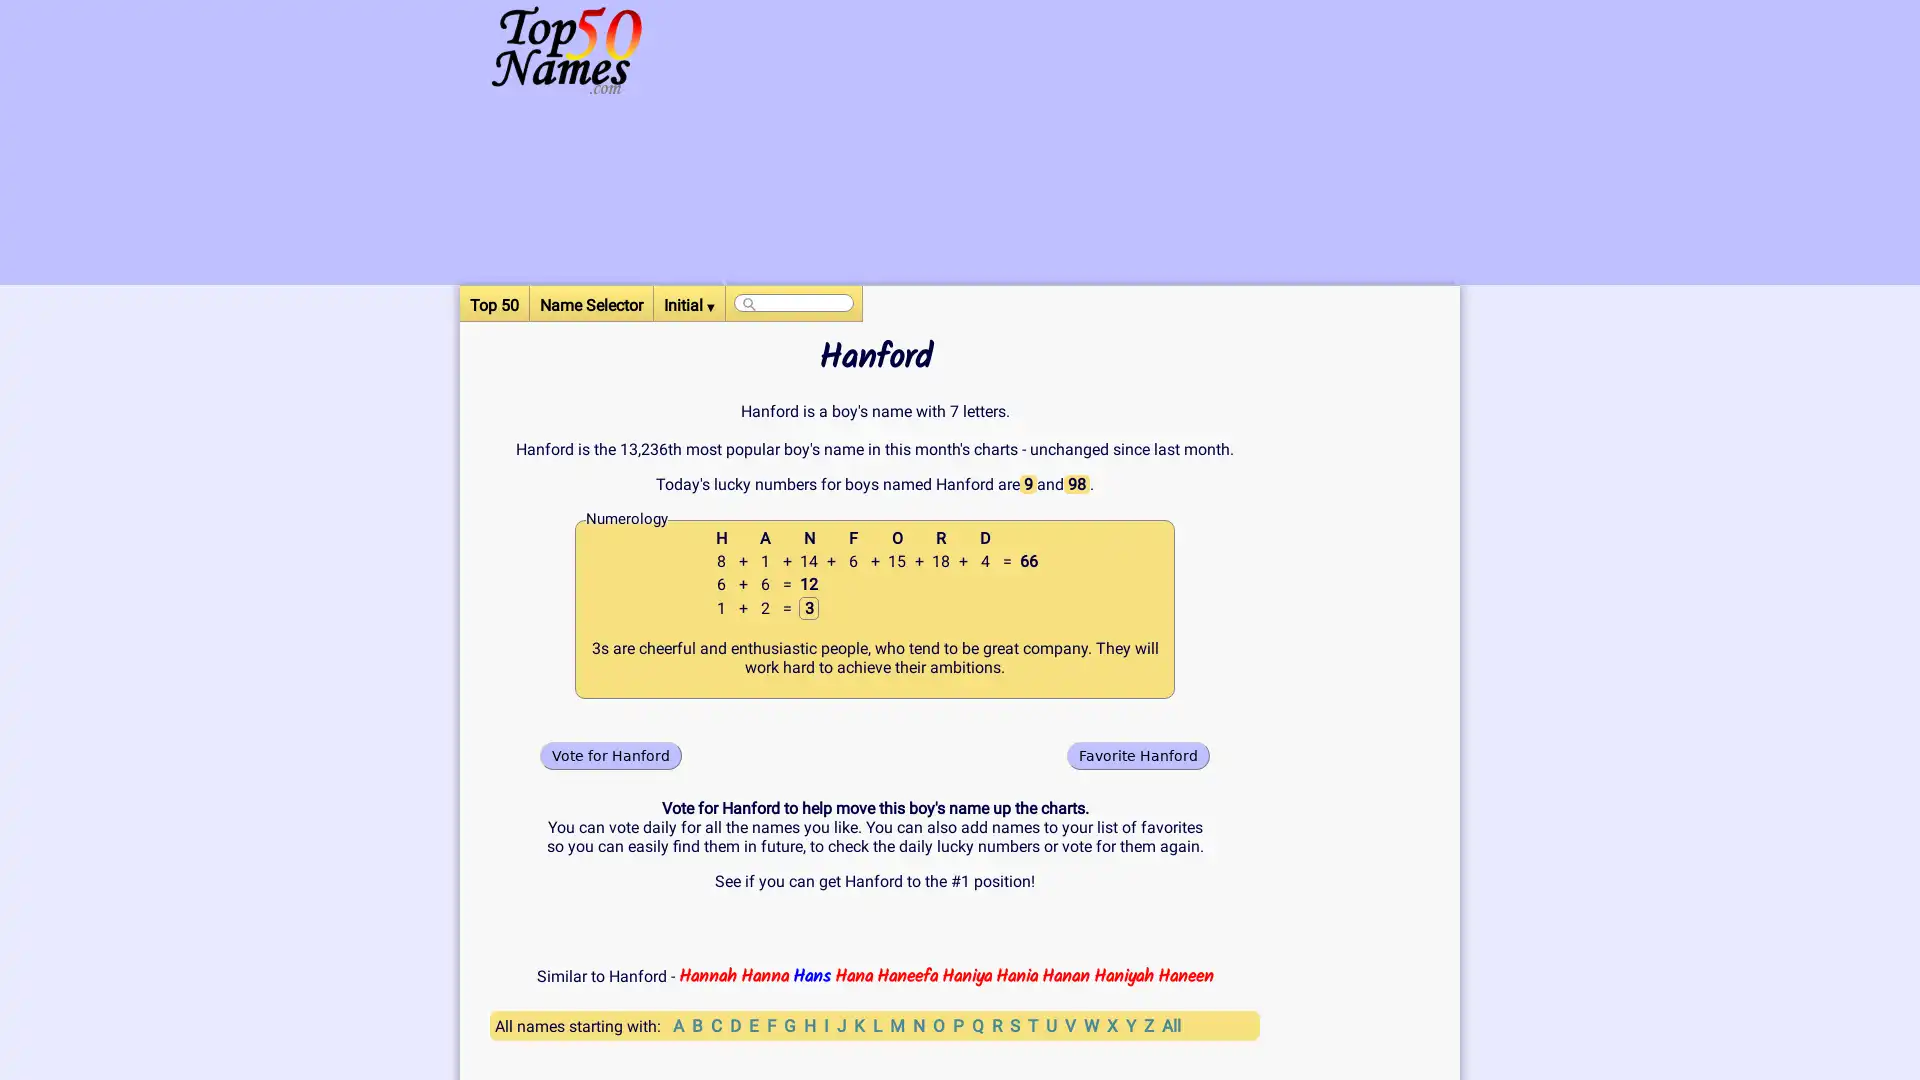  I want to click on Vote for Hanford, so click(609, 755).